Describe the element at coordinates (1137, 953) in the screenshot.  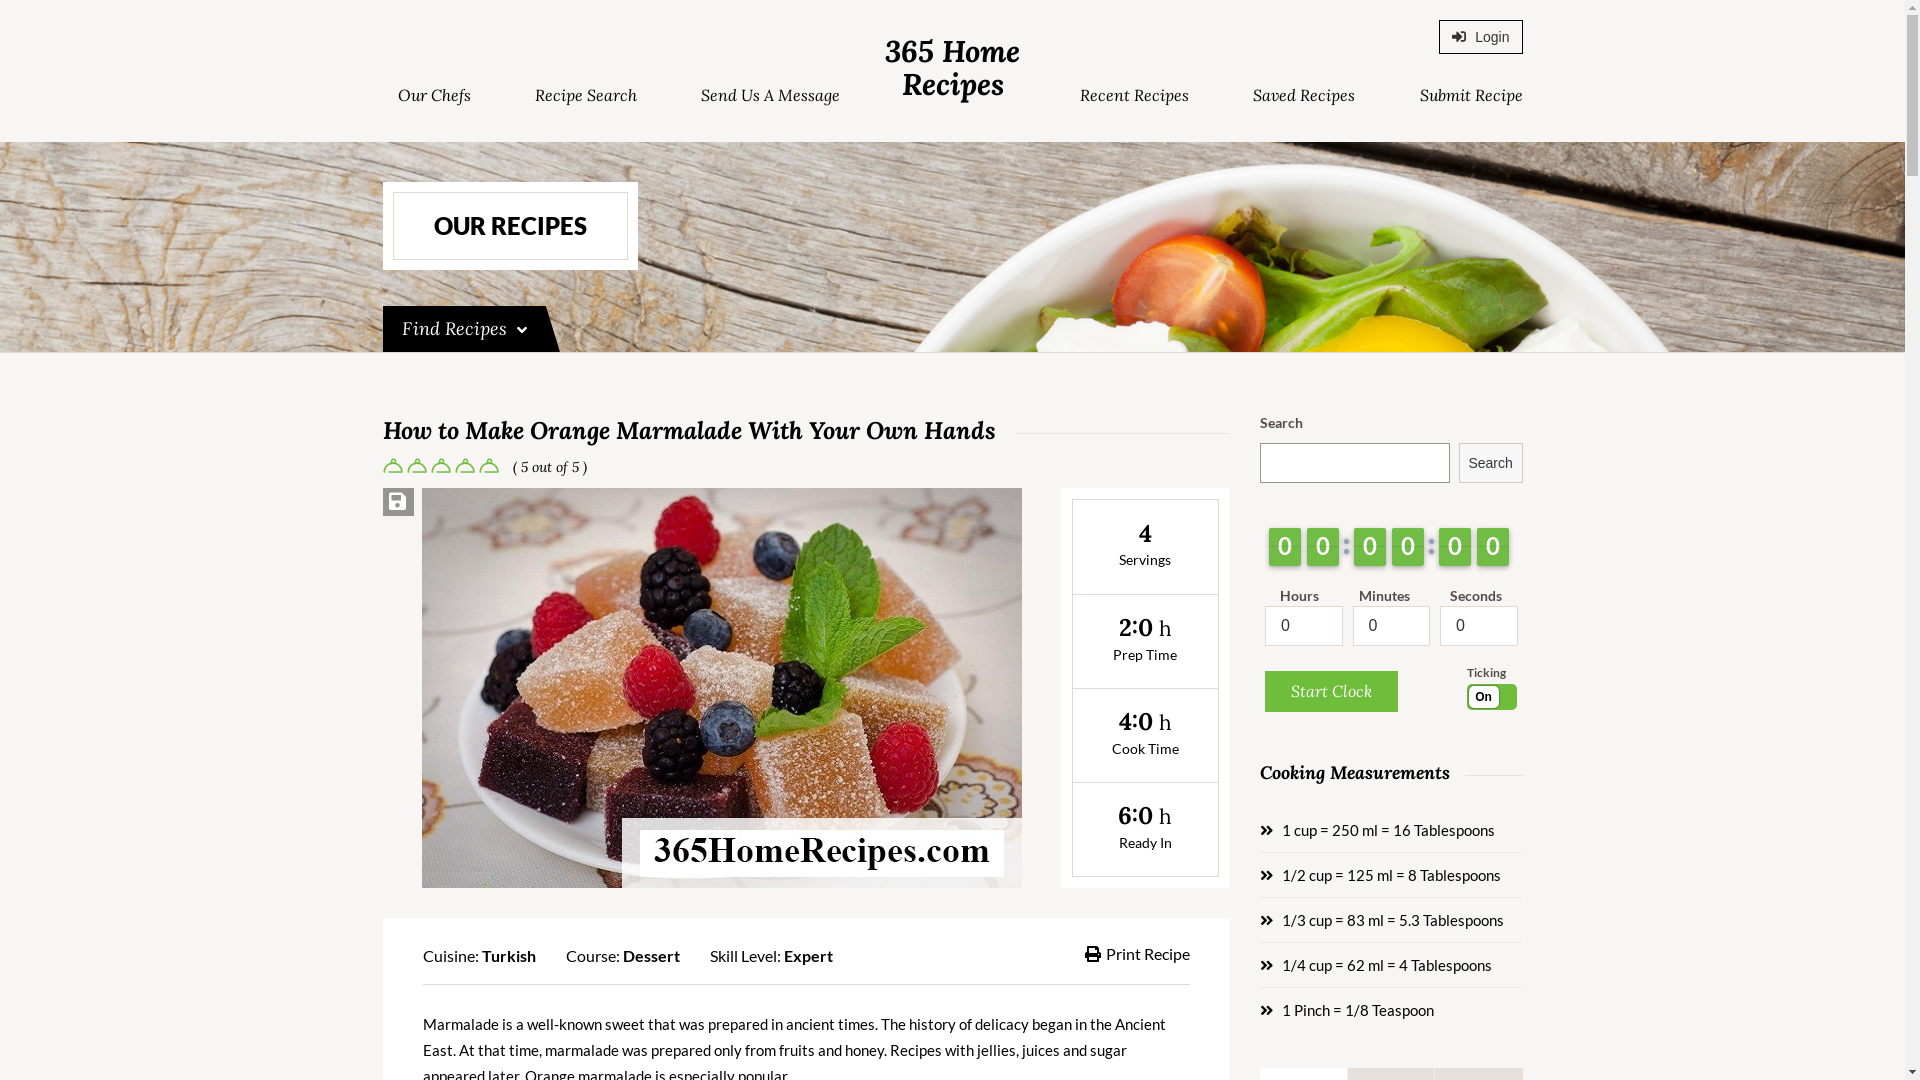
I see `'Print Recipe'` at that location.